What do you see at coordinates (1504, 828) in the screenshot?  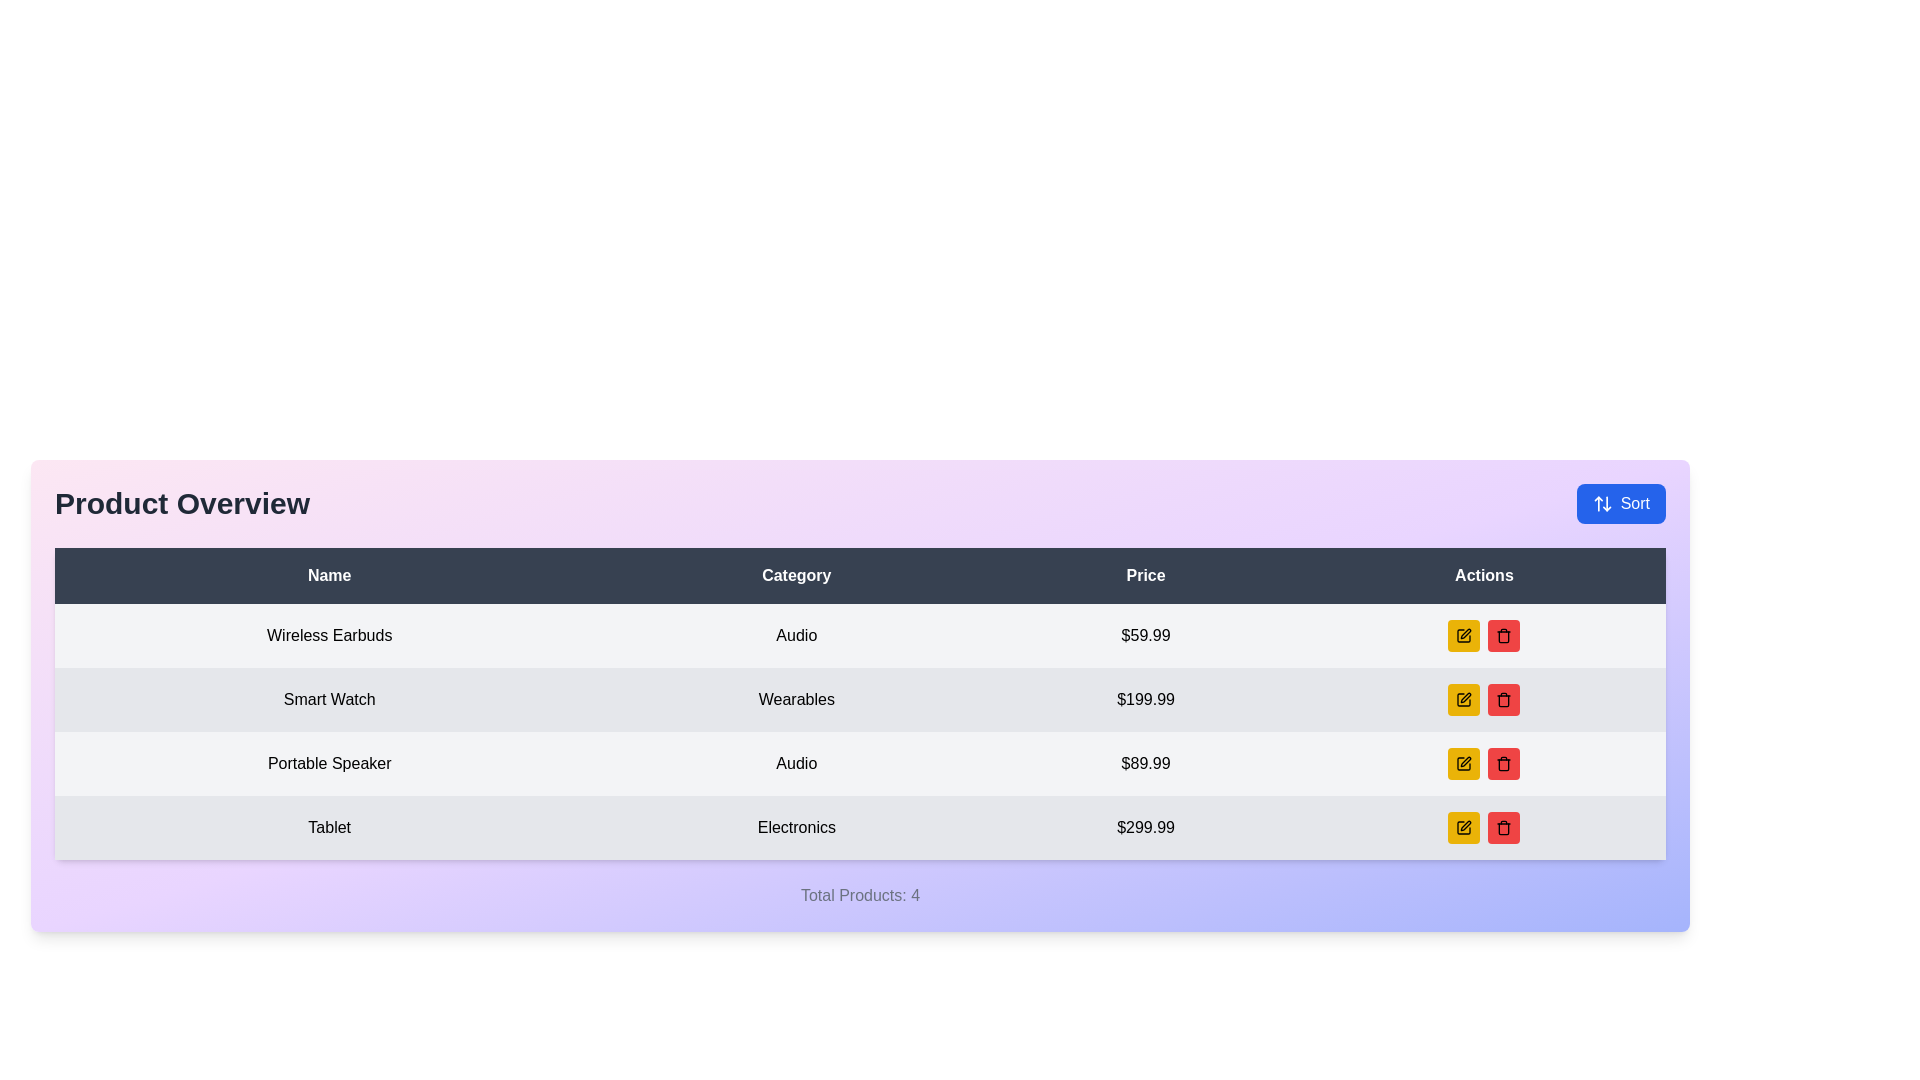 I see `the delete icon button located in the lower-right action column of the table row for the 'Tablet' product` at bounding box center [1504, 828].